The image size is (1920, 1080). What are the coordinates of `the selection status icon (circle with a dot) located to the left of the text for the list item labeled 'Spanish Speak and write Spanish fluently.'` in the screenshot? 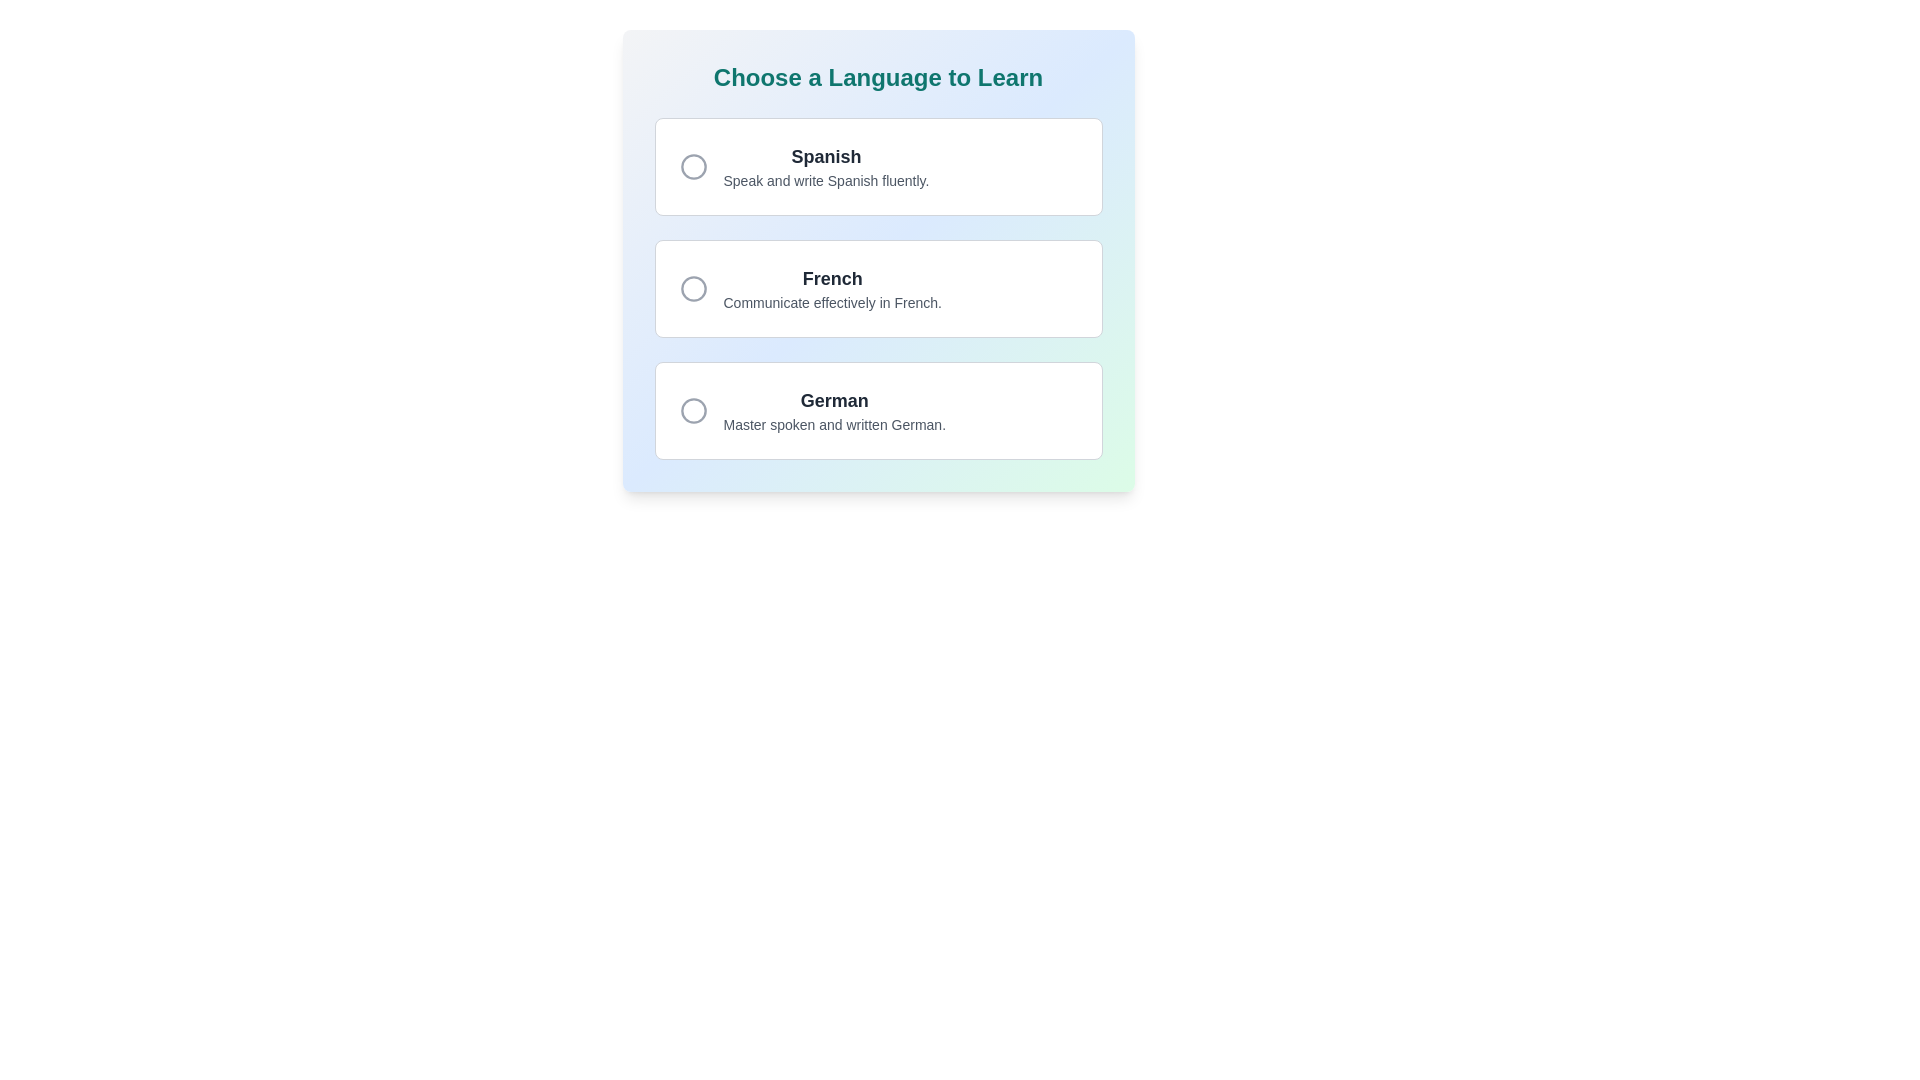 It's located at (693, 165).